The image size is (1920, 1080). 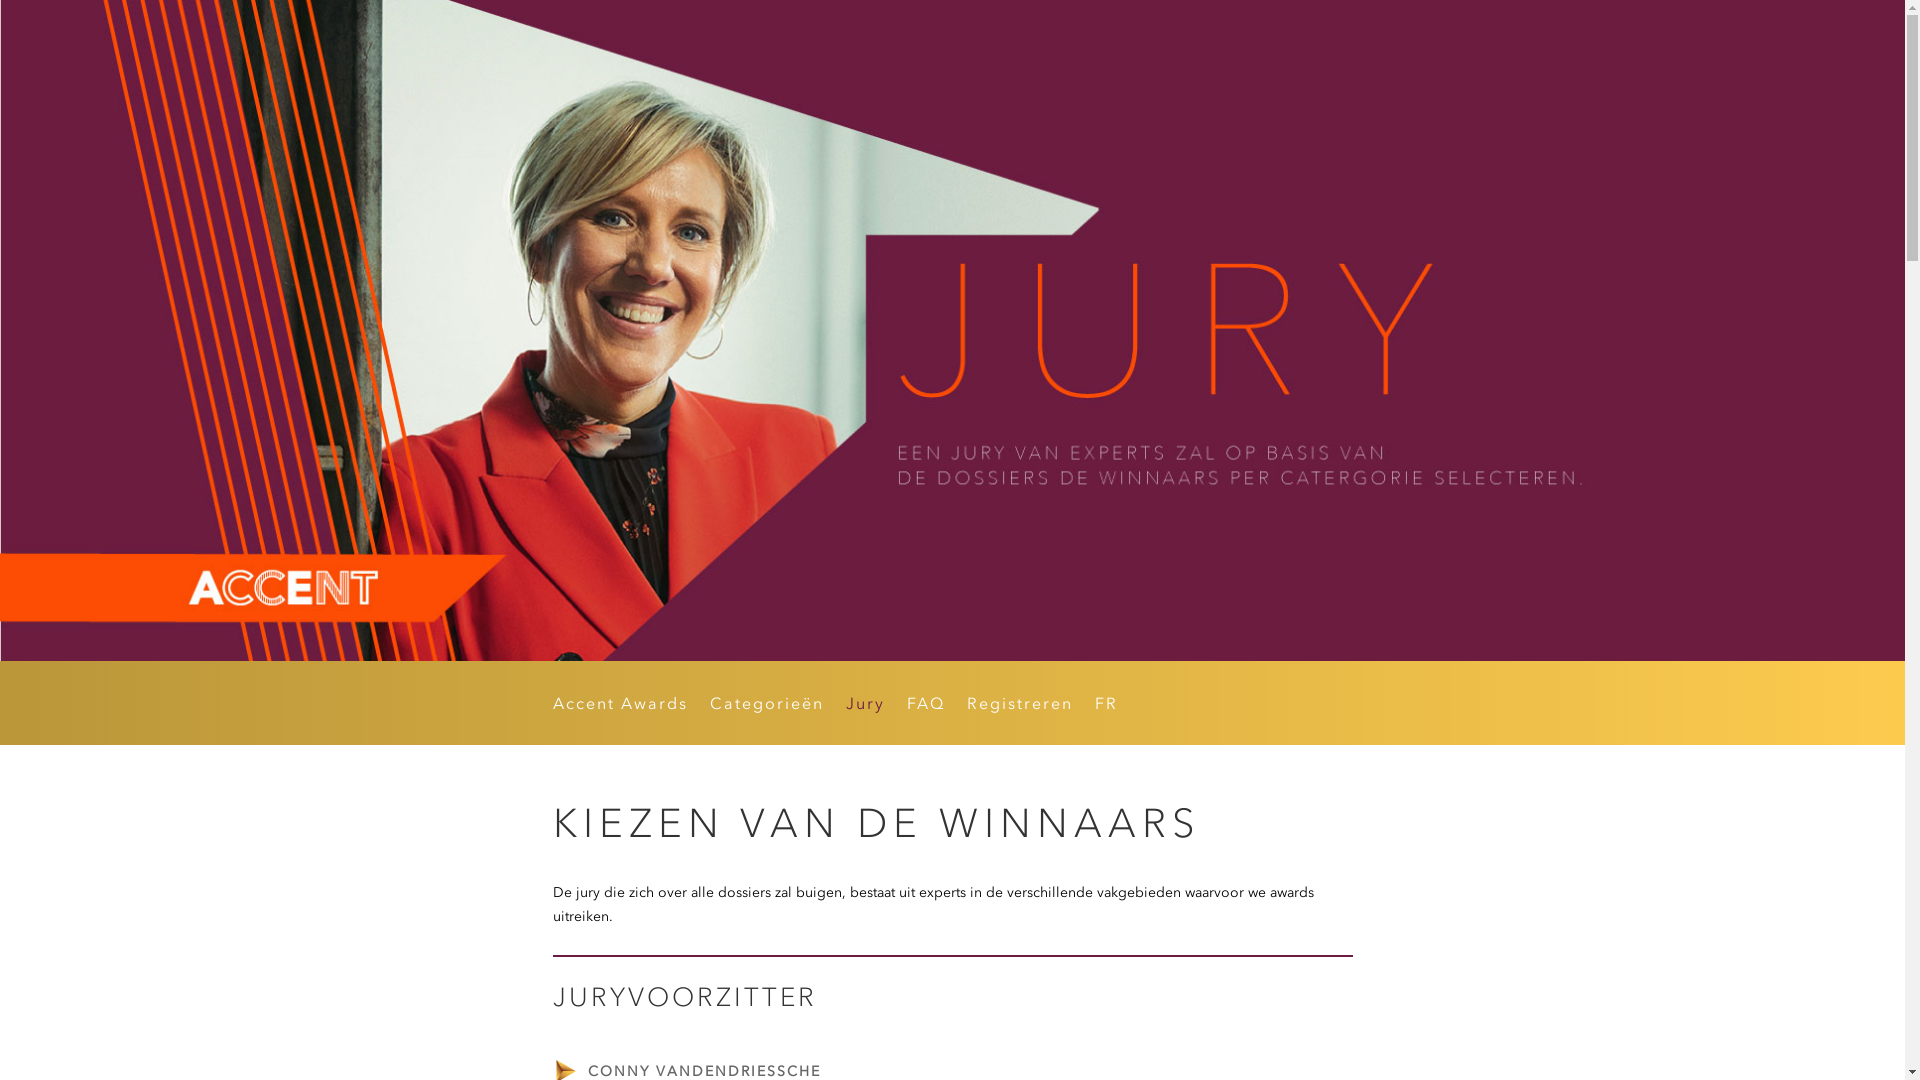 What do you see at coordinates (905, 705) in the screenshot?
I see `'FAQ'` at bounding box center [905, 705].